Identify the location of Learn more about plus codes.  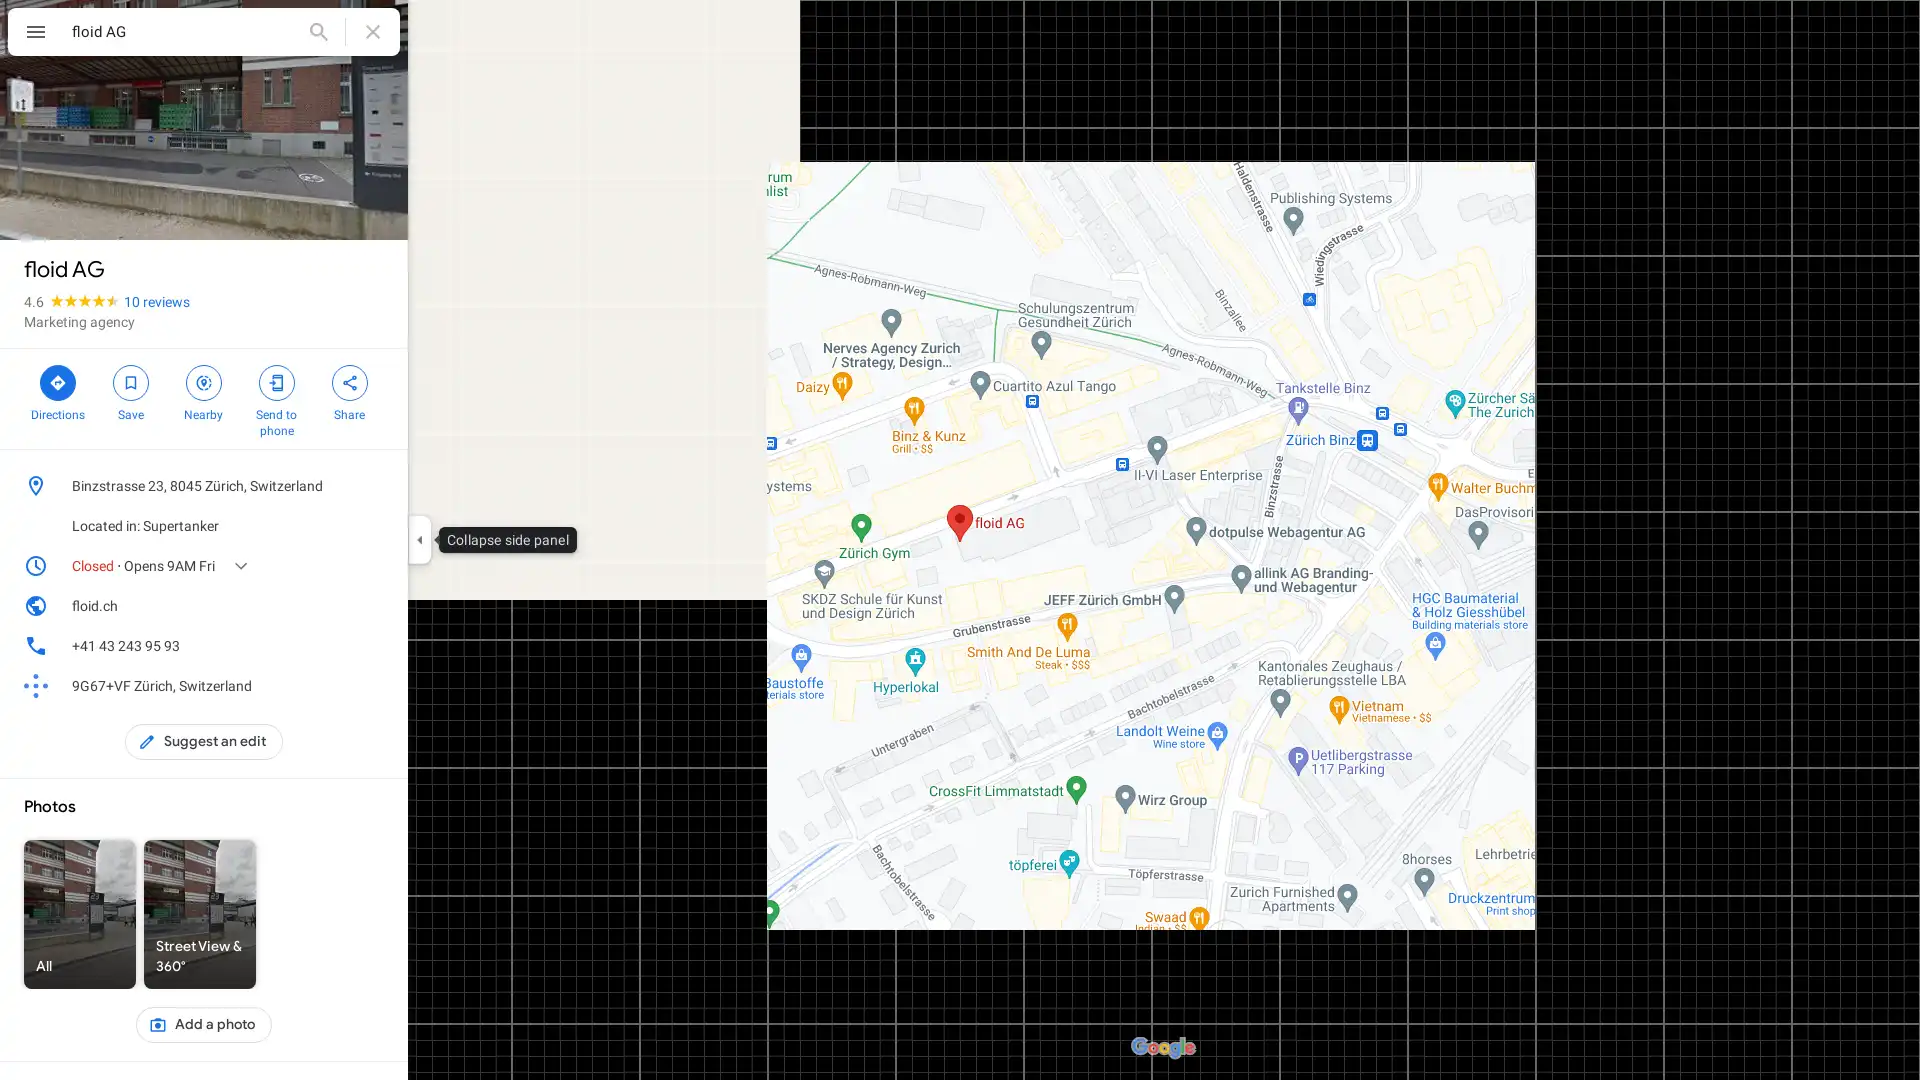
(374, 685).